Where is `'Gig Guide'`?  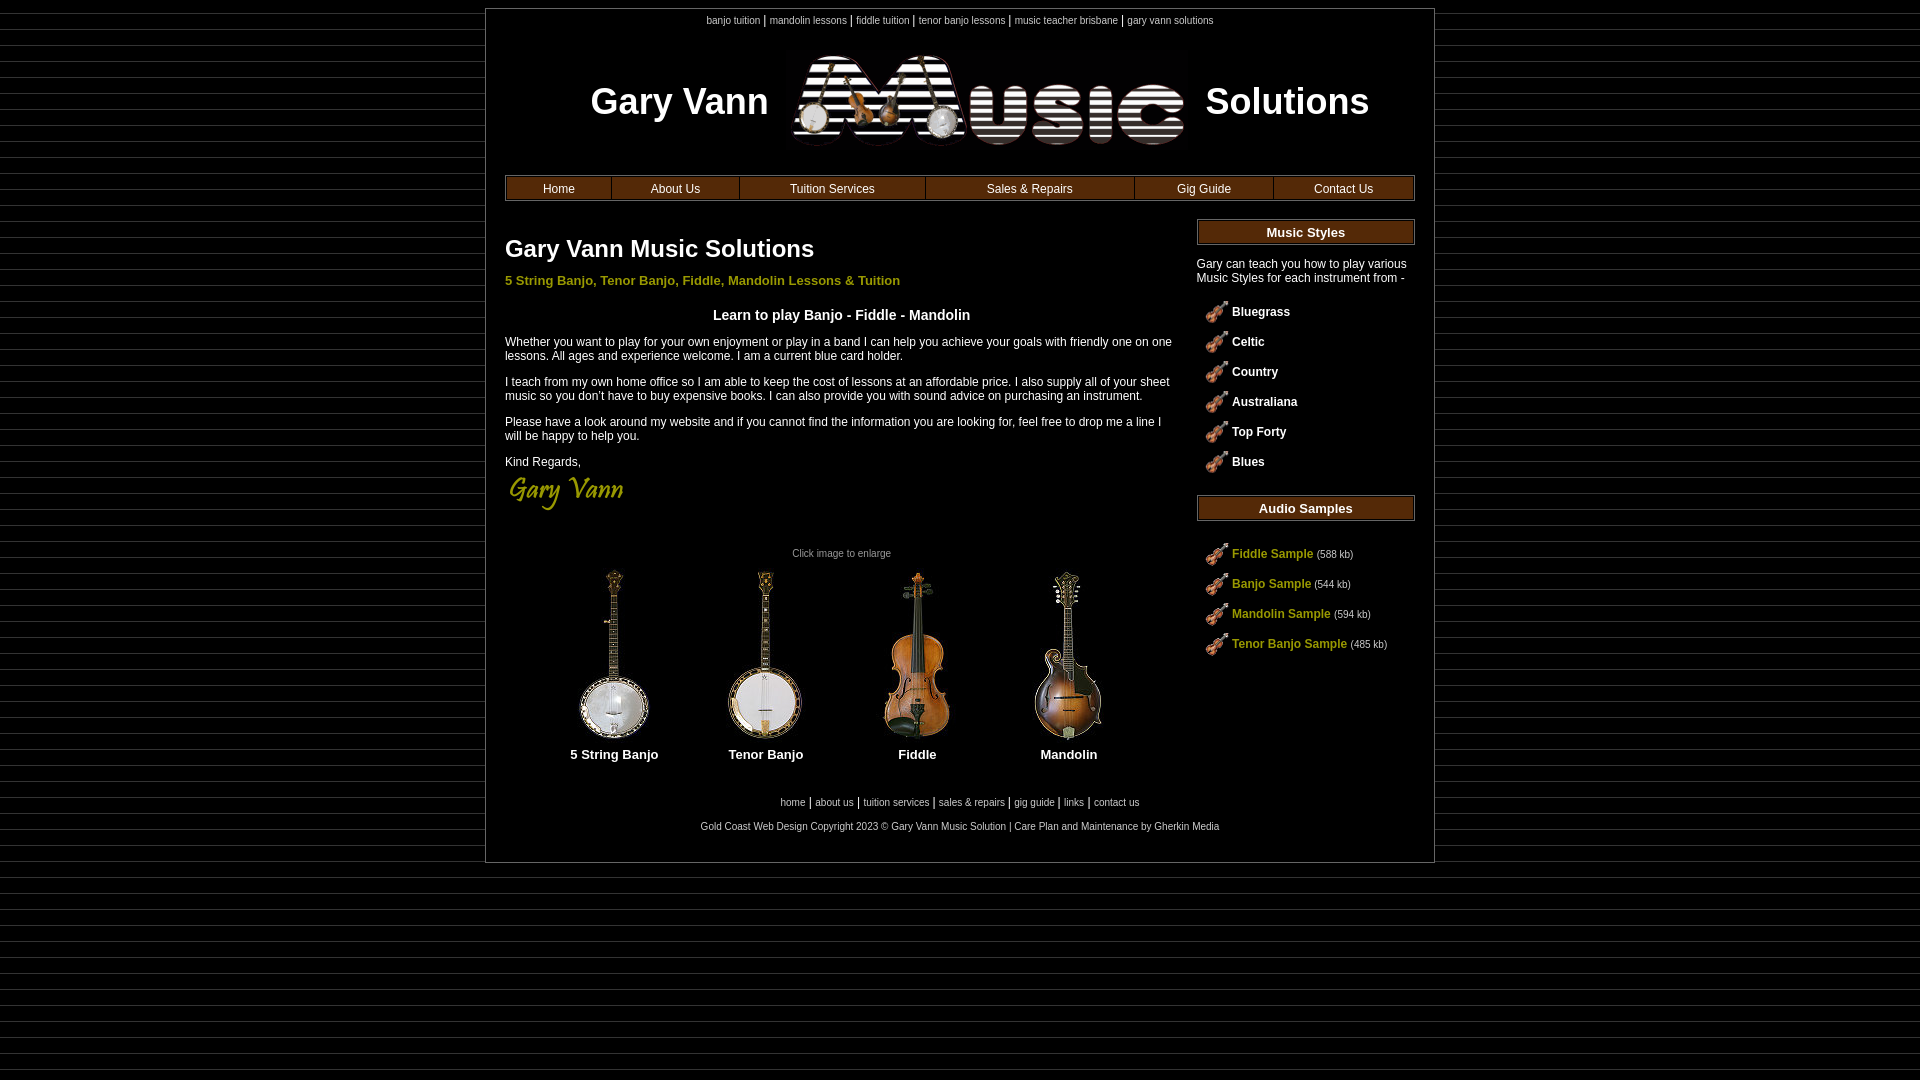
'Gig Guide' is located at coordinates (1203, 189).